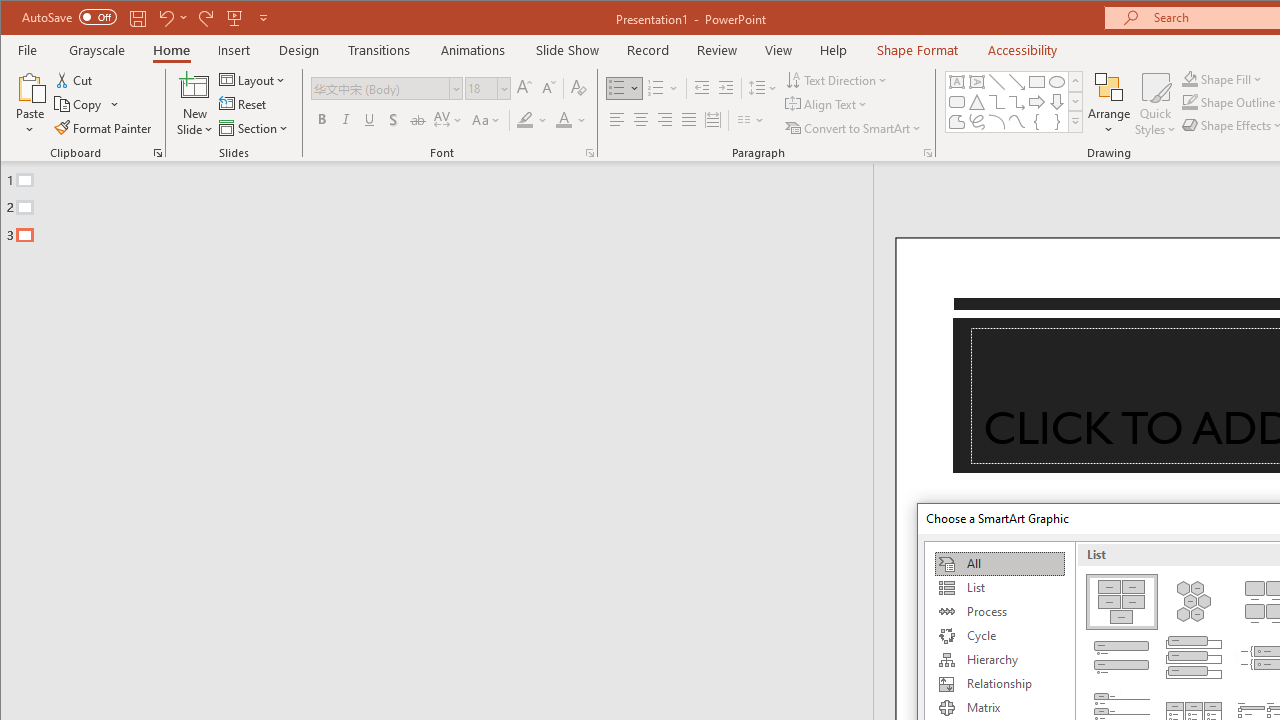 The height and width of the screenshot is (720, 1280). What do you see at coordinates (1056, 81) in the screenshot?
I see `'Oval'` at bounding box center [1056, 81].